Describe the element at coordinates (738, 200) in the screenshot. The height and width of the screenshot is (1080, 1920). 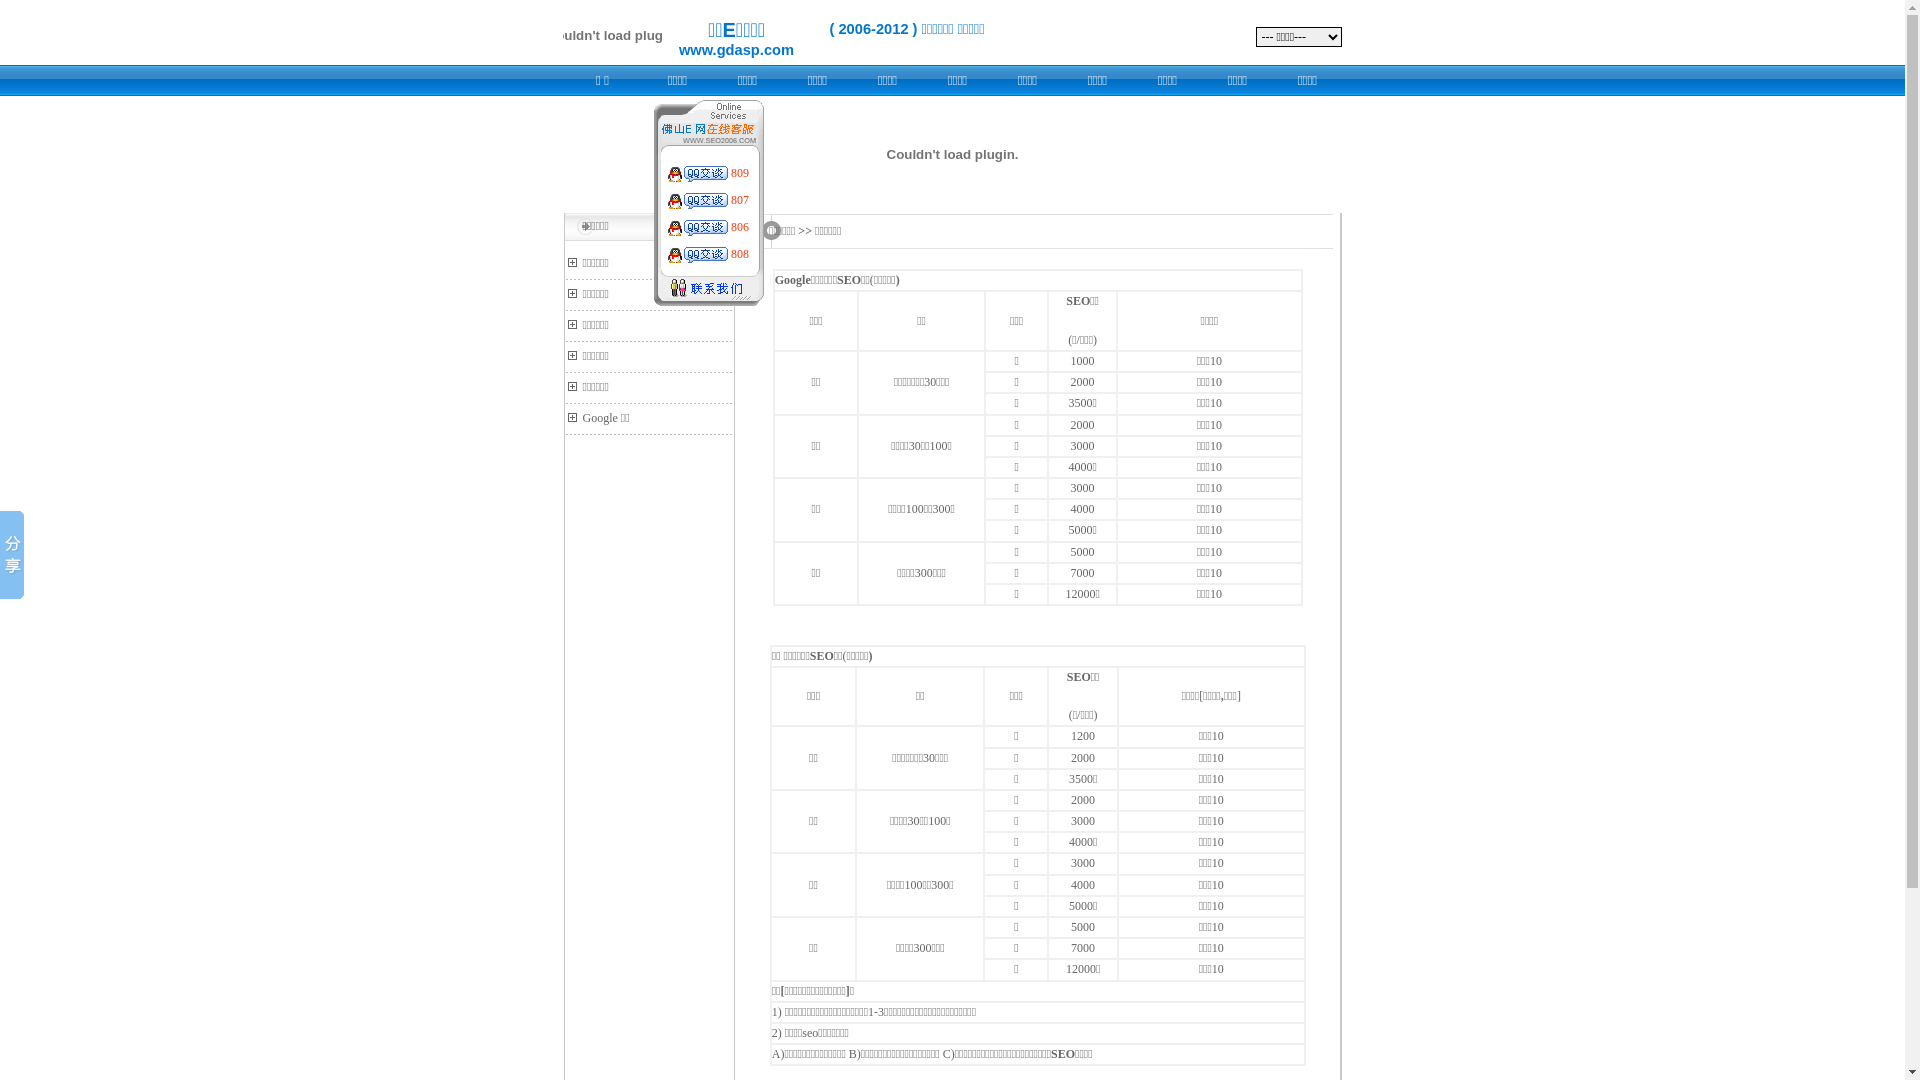
I see `'807'` at that location.